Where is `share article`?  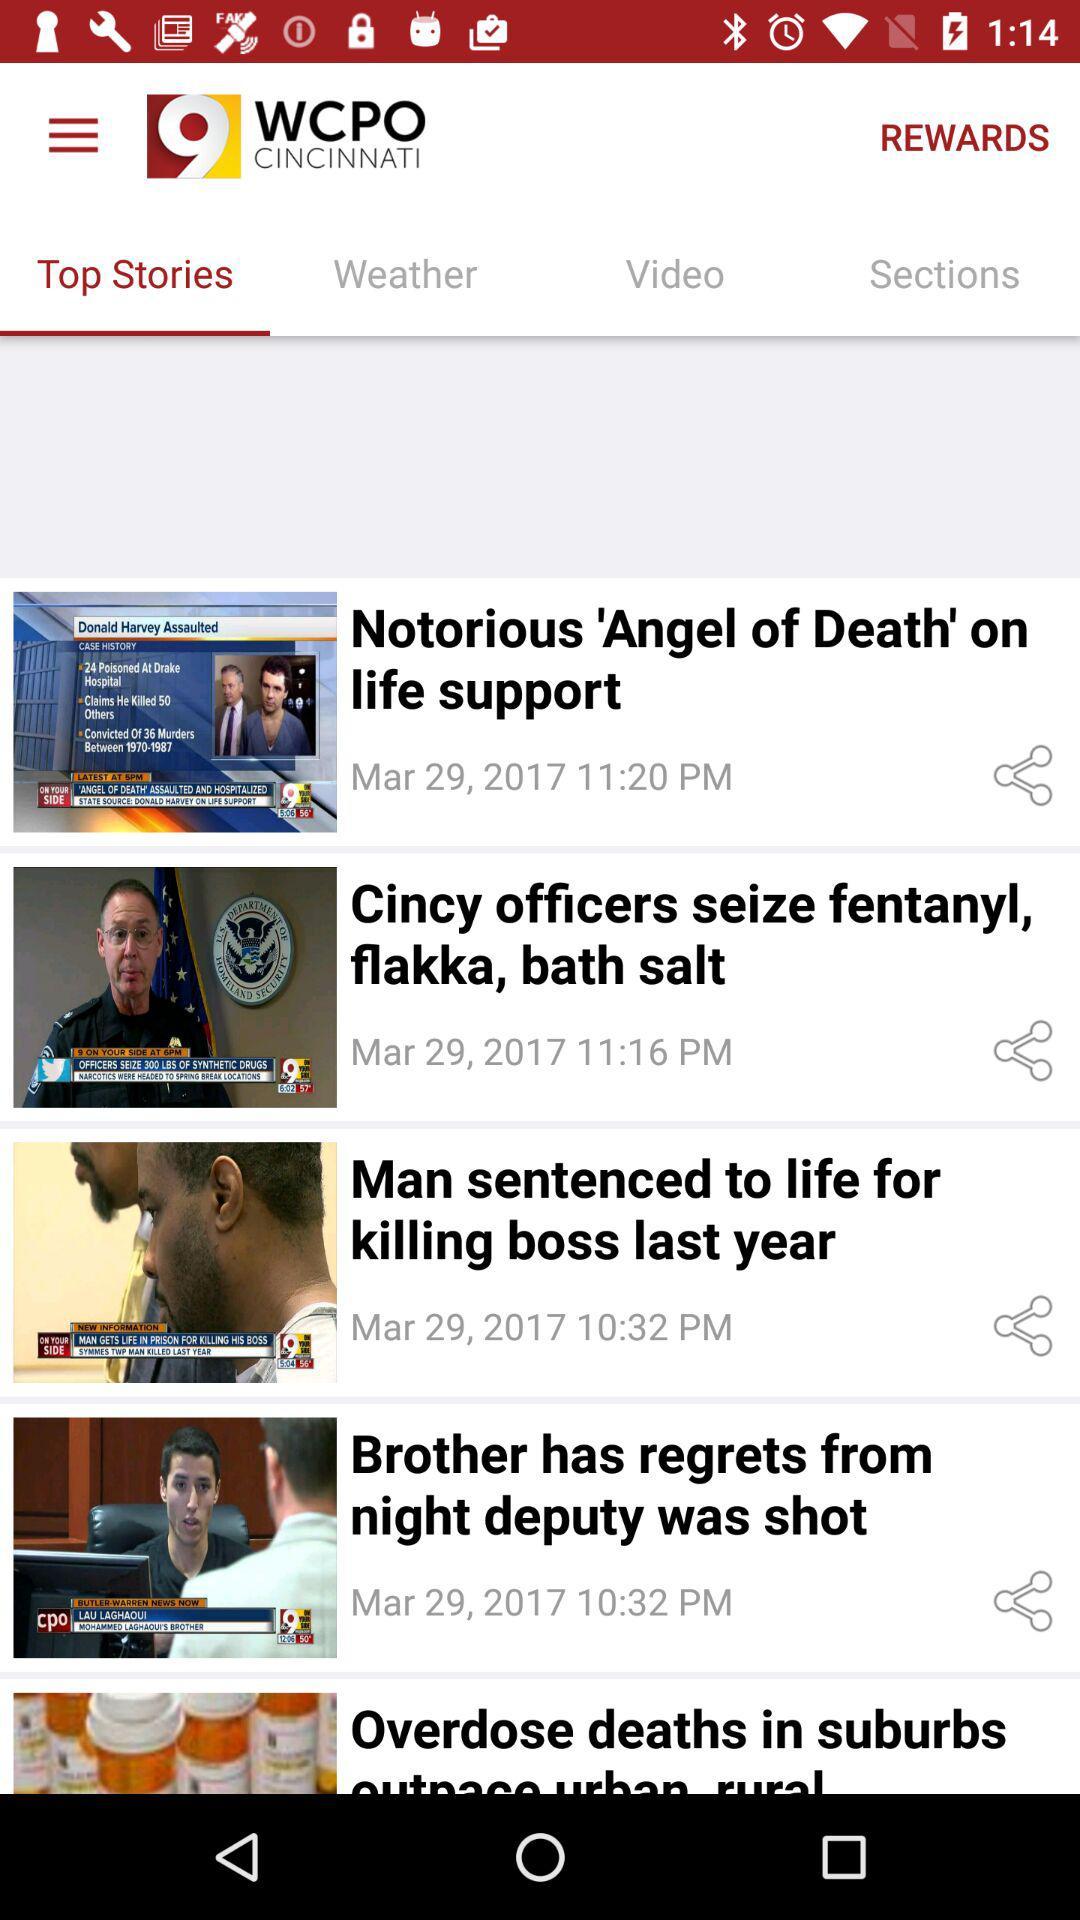
share article is located at coordinates (1027, 1601).